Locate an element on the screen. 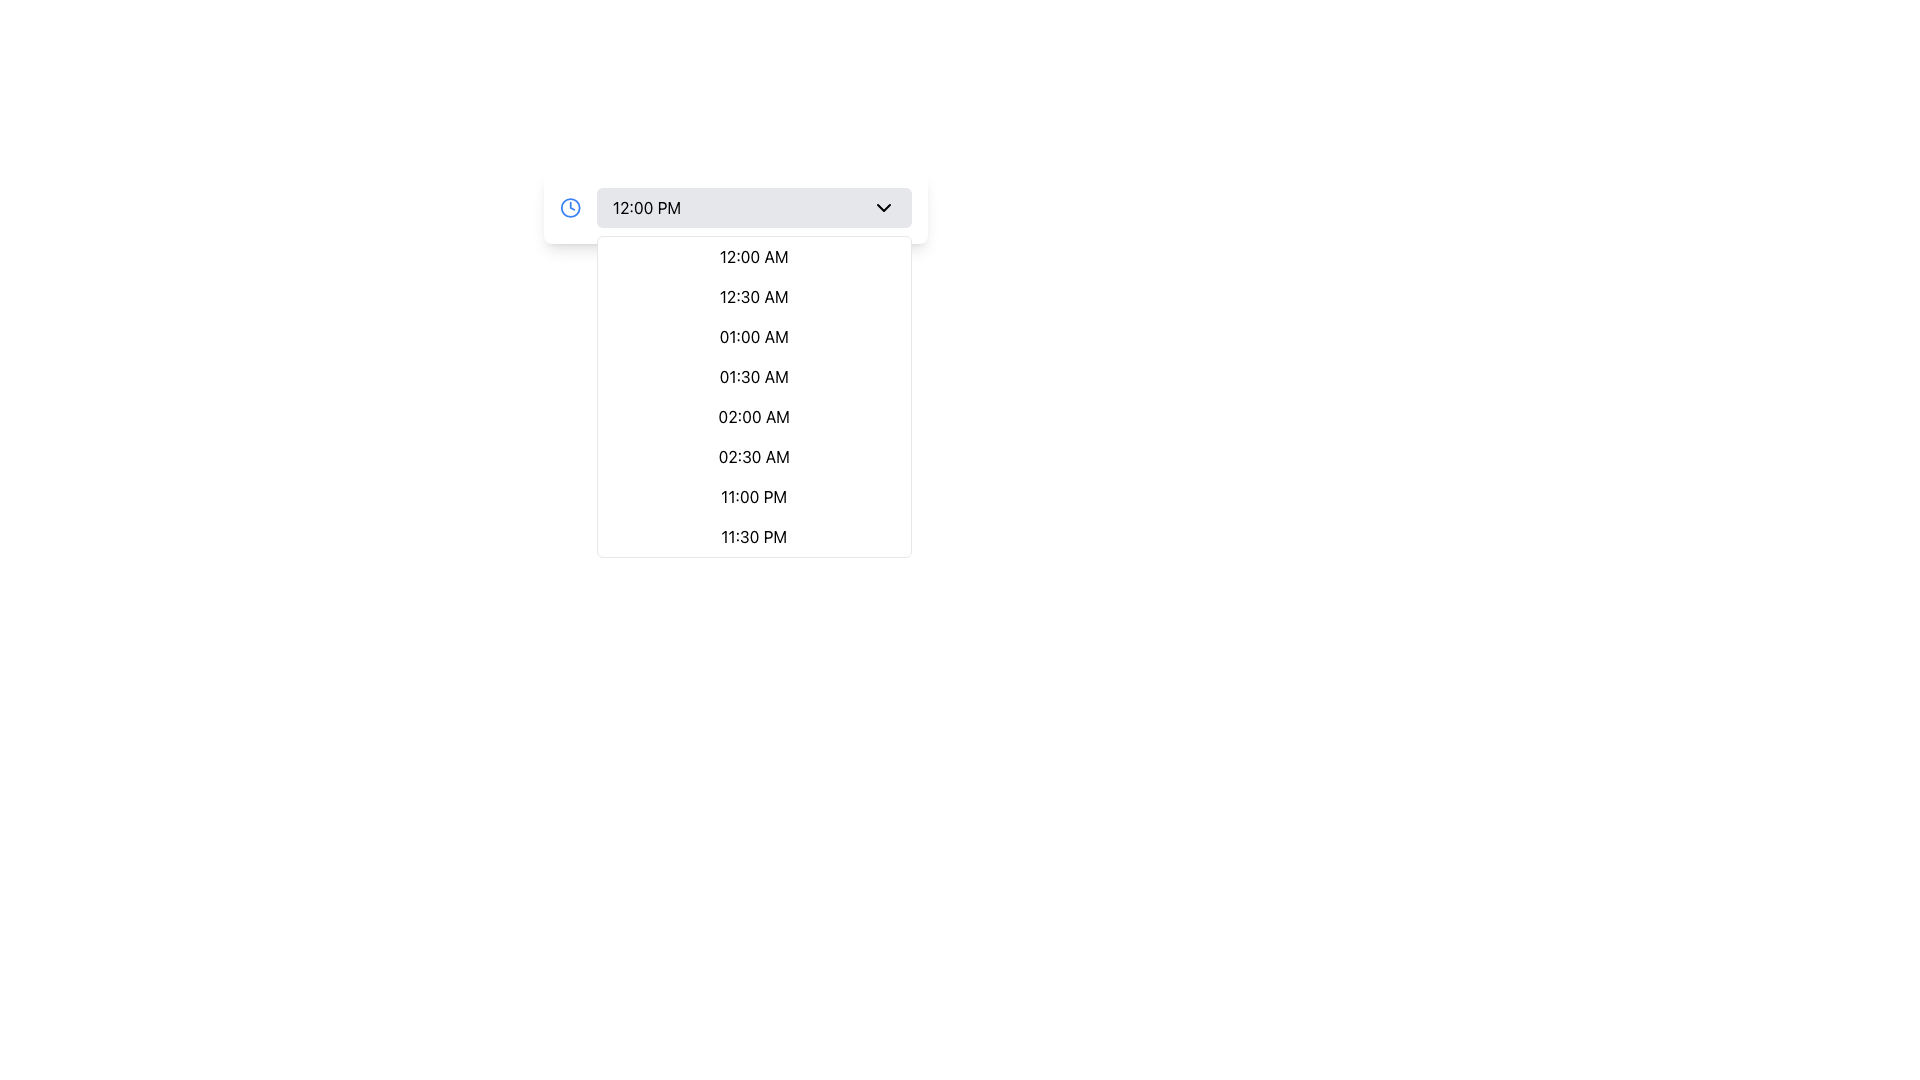 This screenshot has height=1080, width=1920. the icon or dropdown toggle located to the far right of the '12:00 PM' text is located at coordinates (882, 208).